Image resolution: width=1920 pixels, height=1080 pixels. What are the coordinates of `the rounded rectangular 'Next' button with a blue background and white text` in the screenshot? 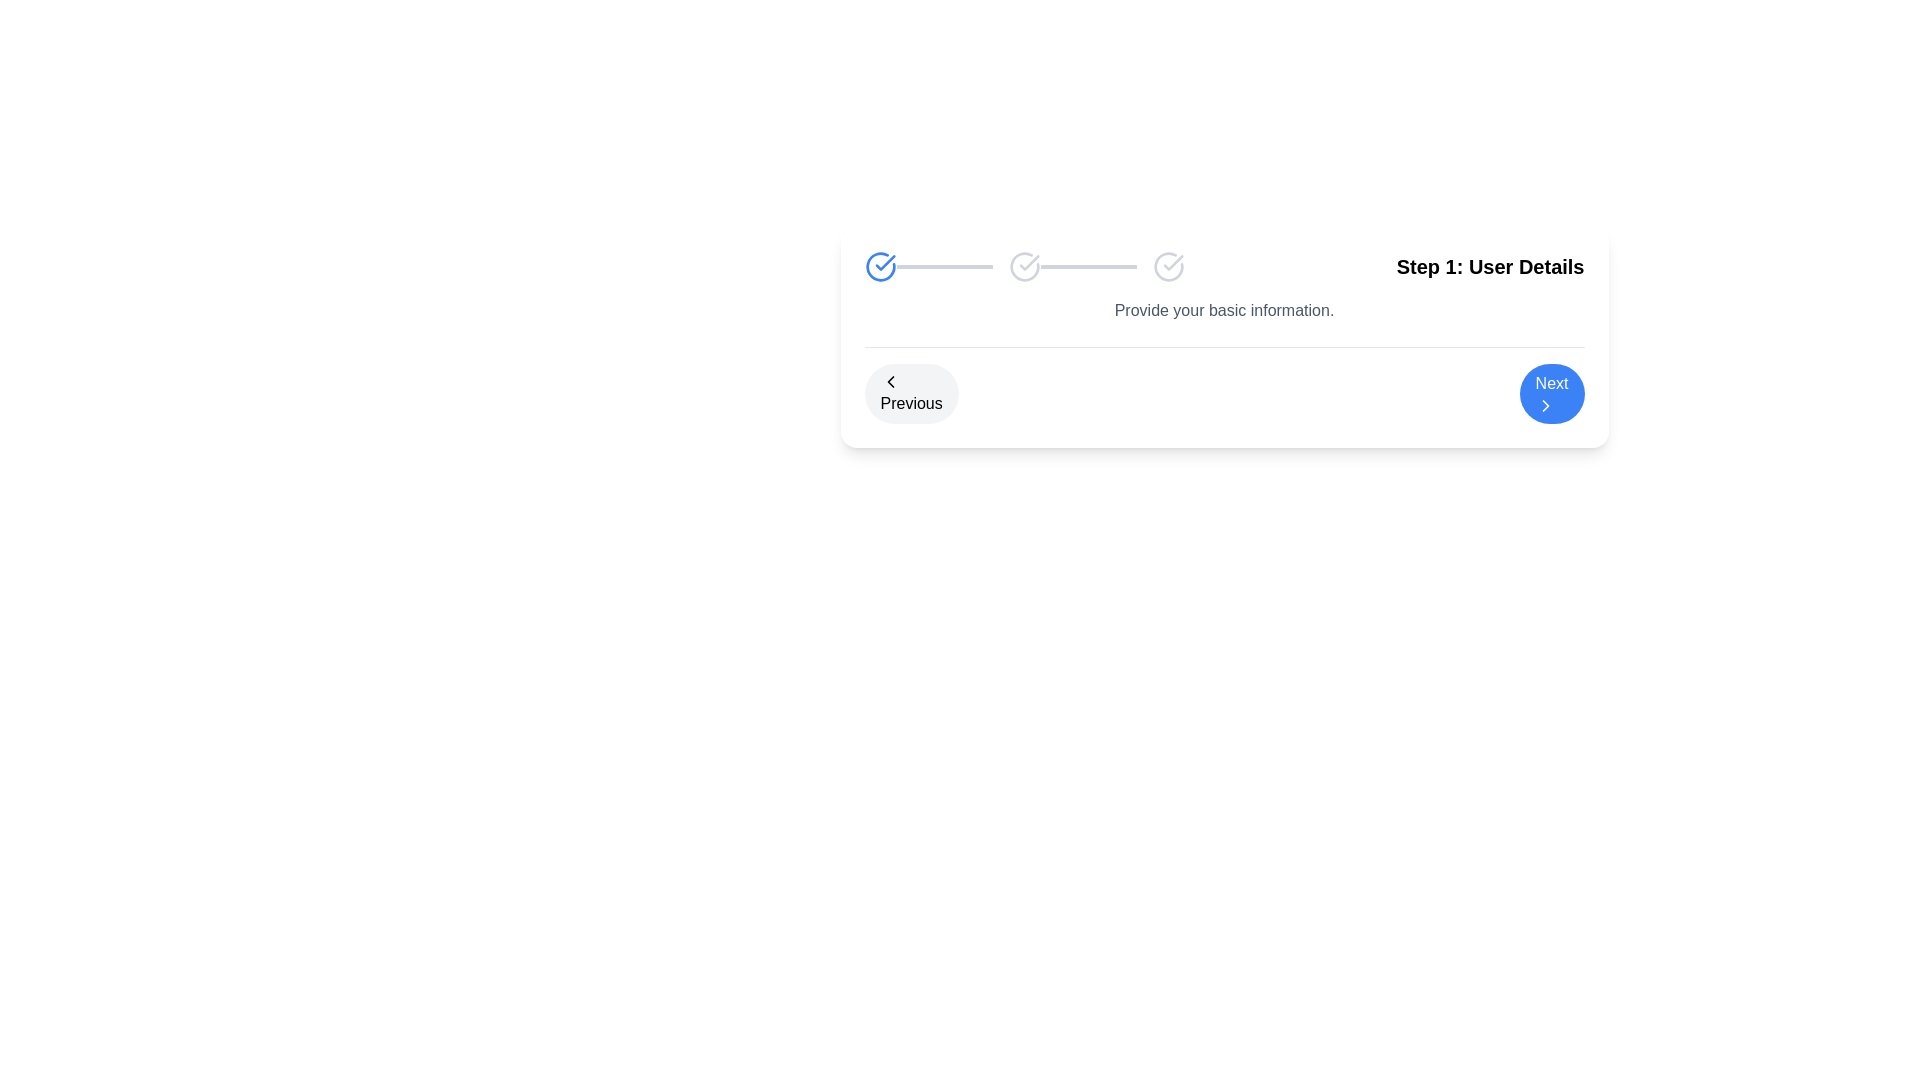 It's located at (1551, 393).